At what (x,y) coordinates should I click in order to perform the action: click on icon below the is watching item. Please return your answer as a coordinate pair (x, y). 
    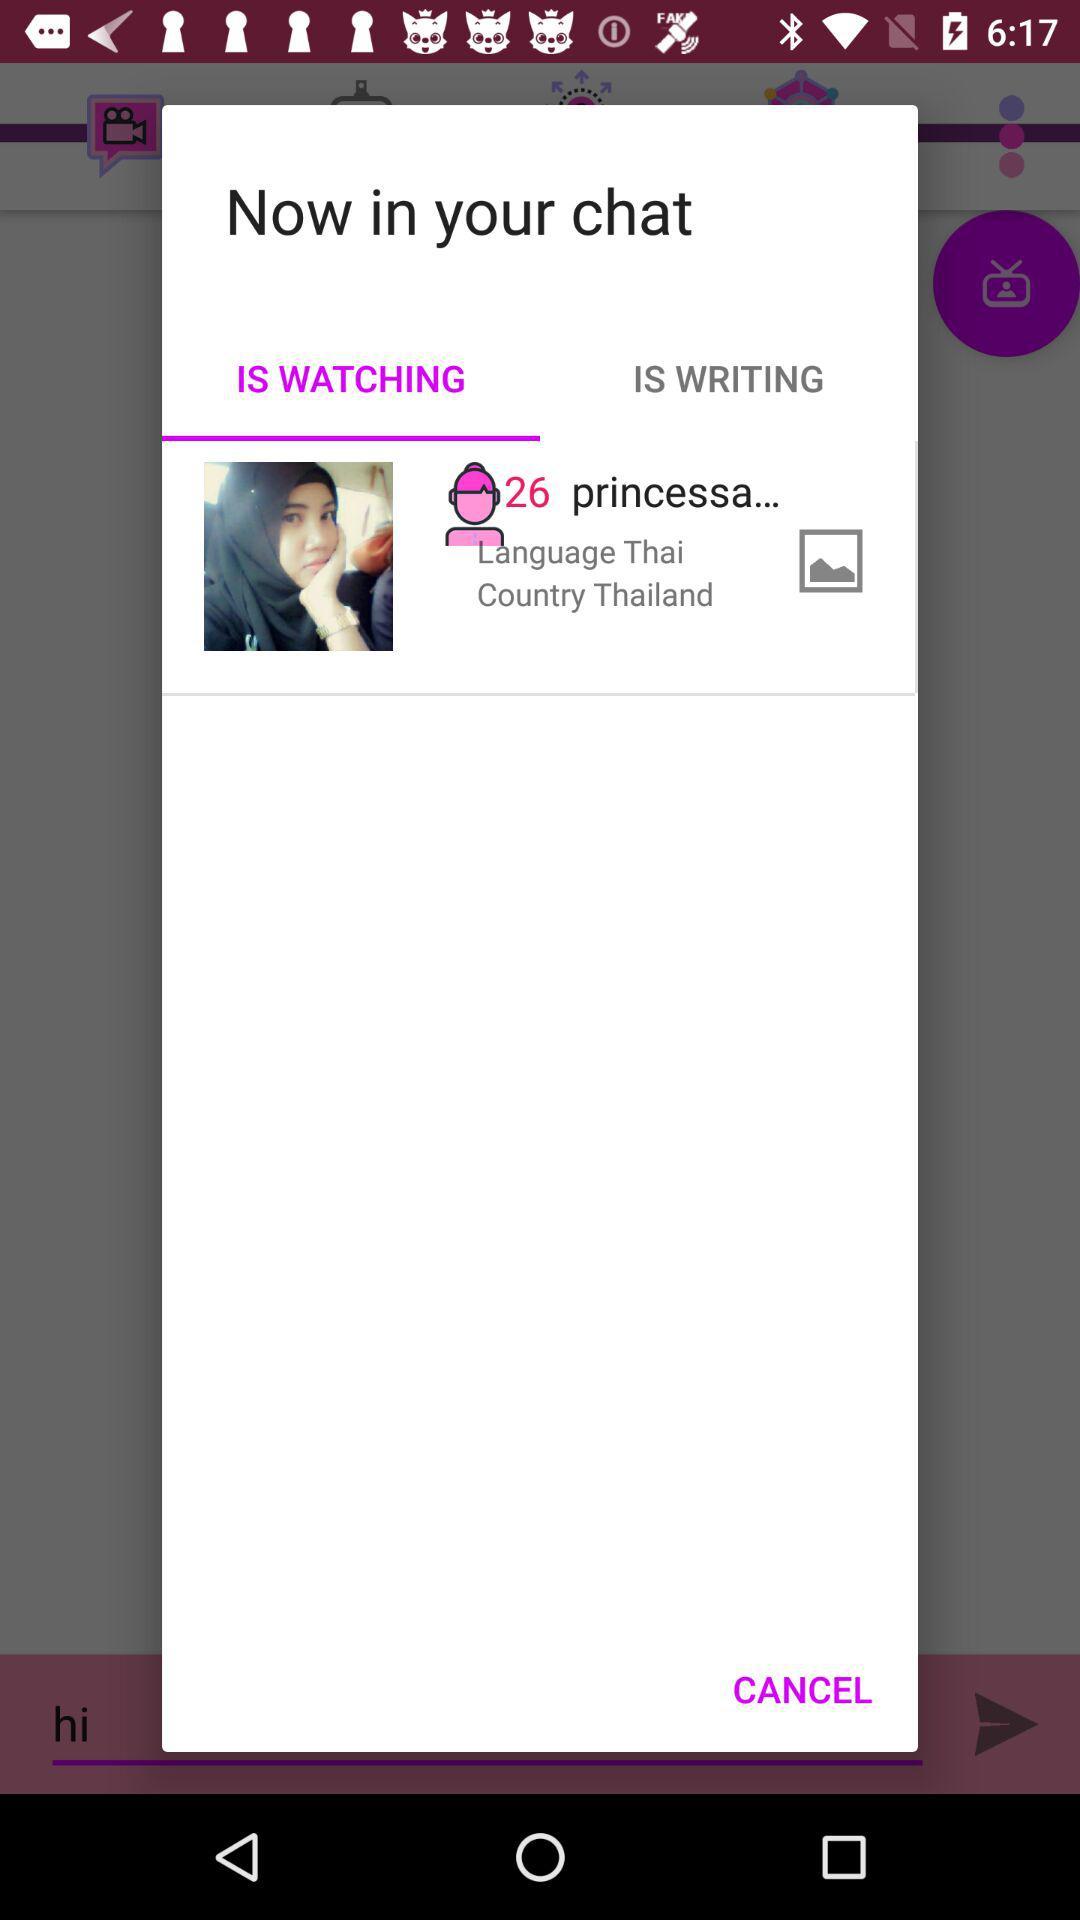
    Looking at the image, I should click on (298, 556).